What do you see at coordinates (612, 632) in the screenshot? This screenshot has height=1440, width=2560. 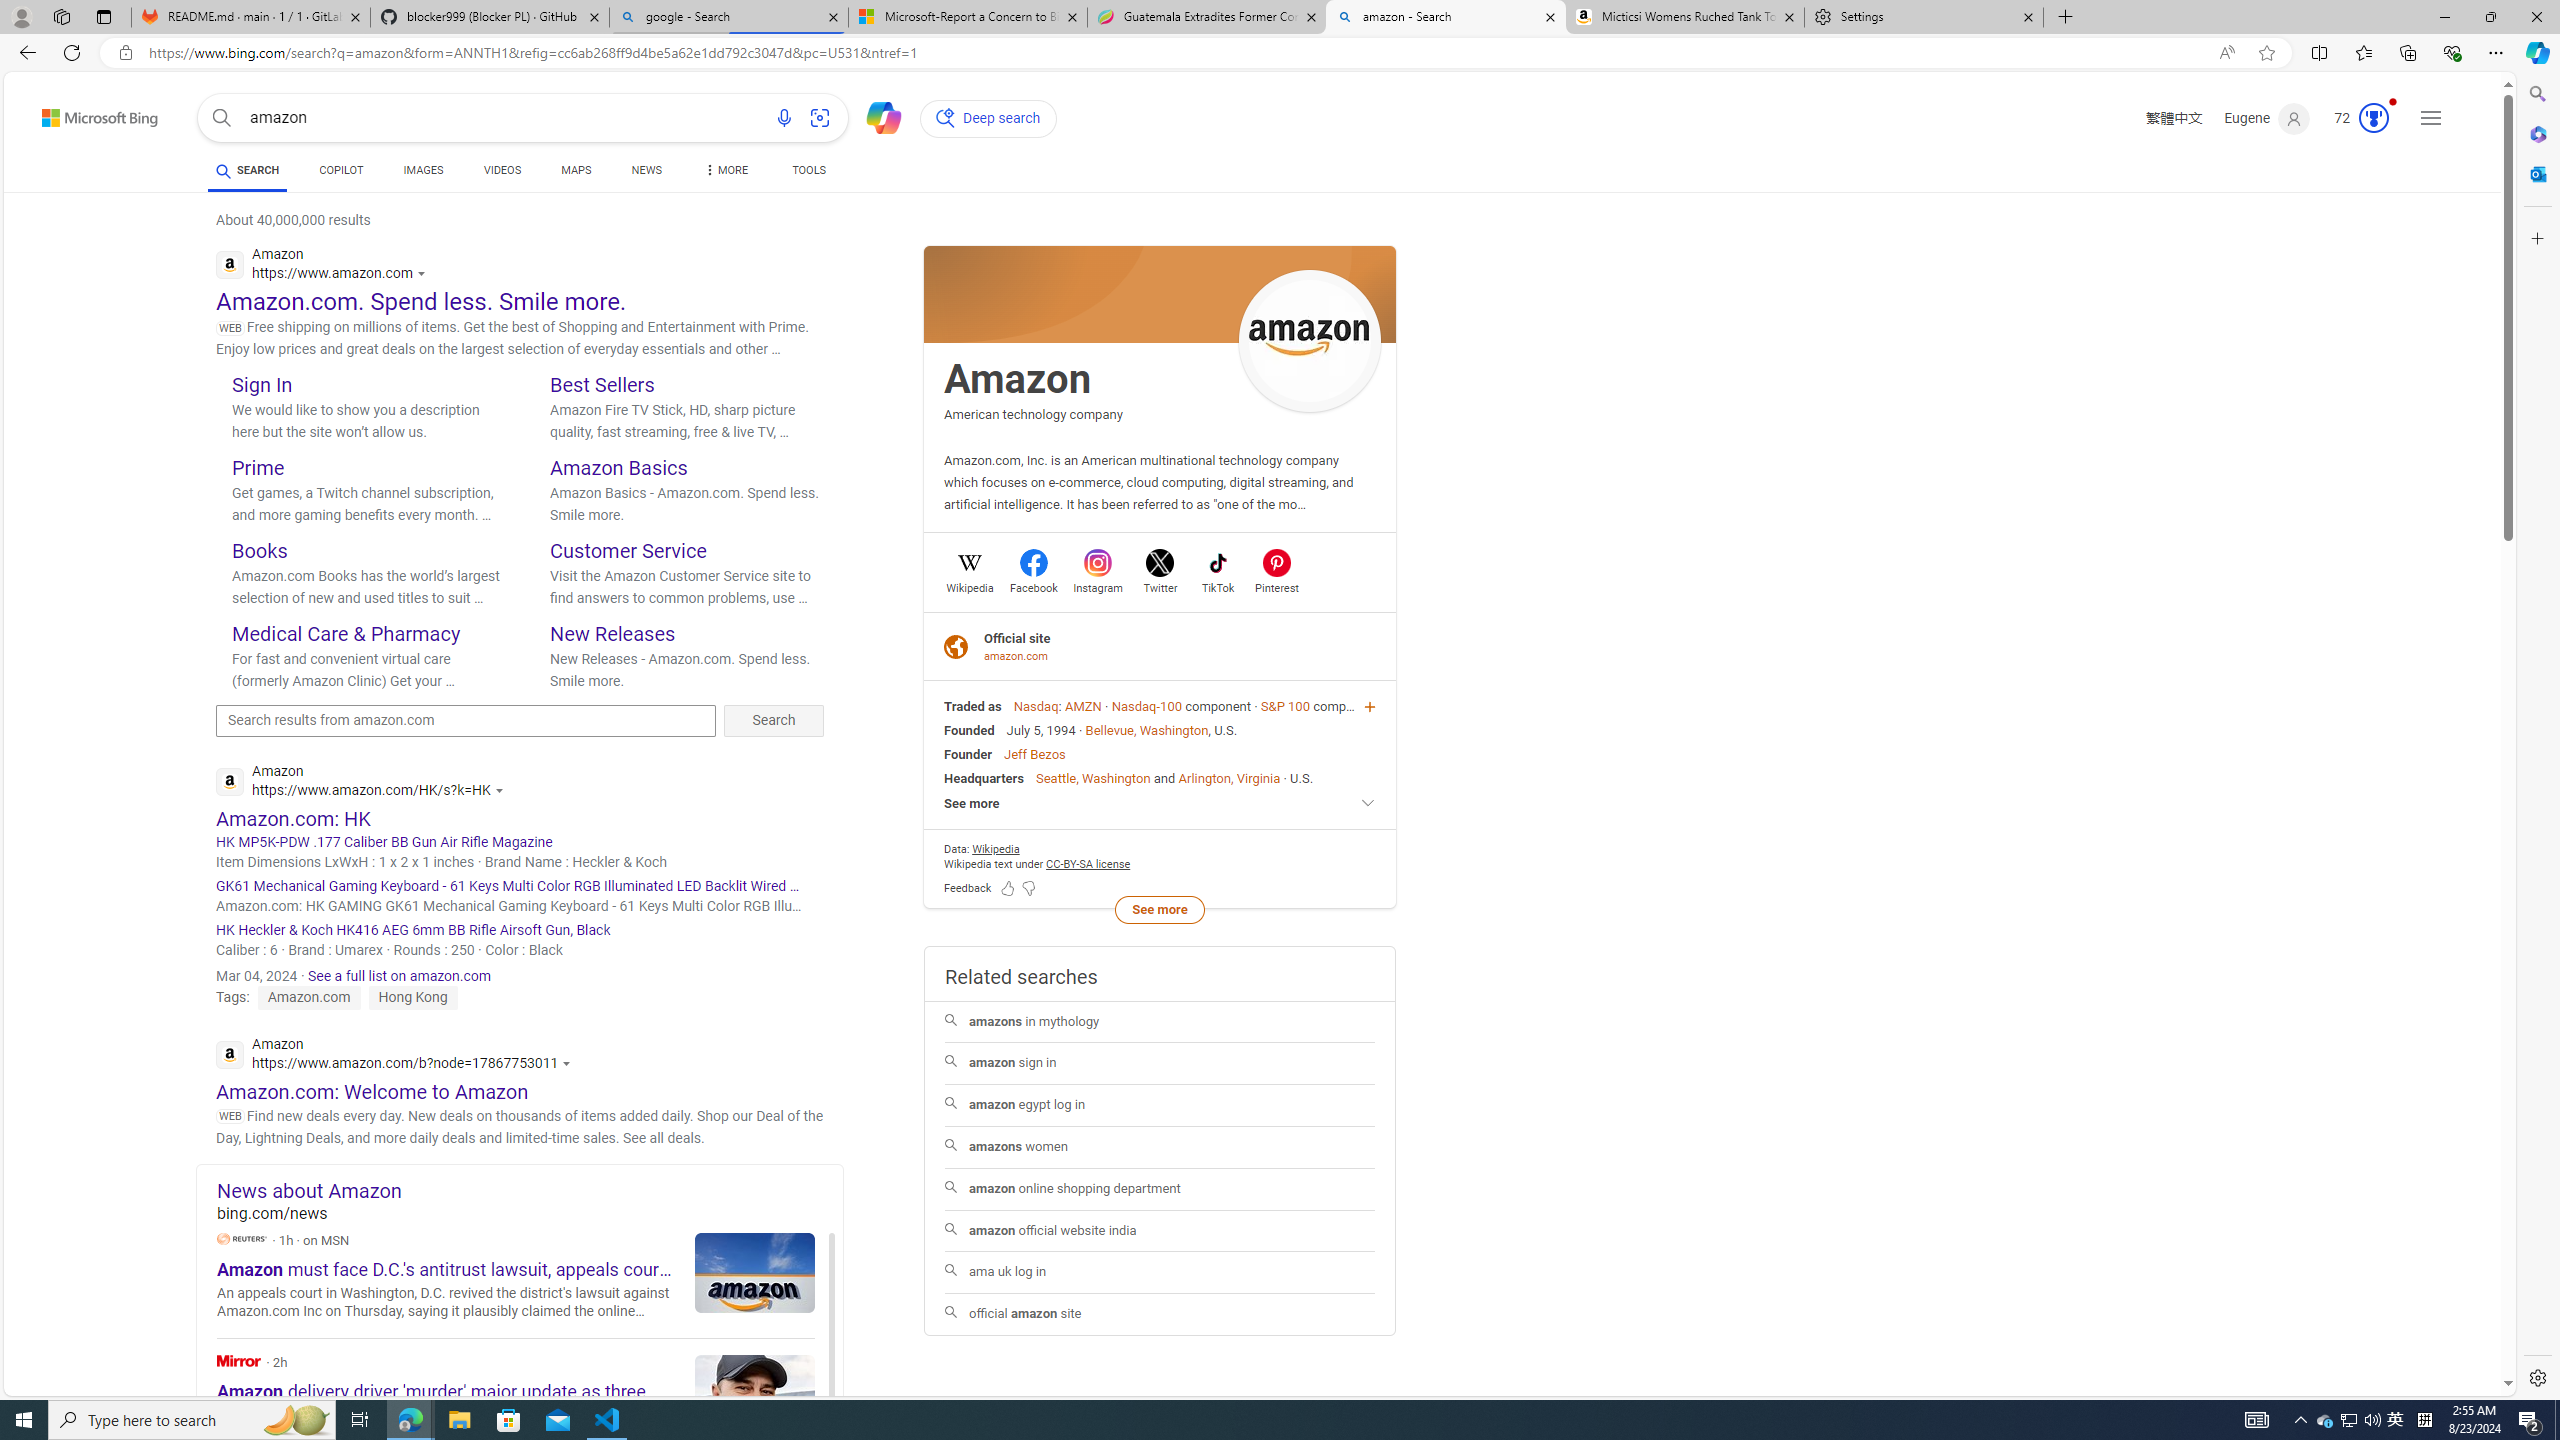 I see `'New Releases'` at bounding box center [612, 632].